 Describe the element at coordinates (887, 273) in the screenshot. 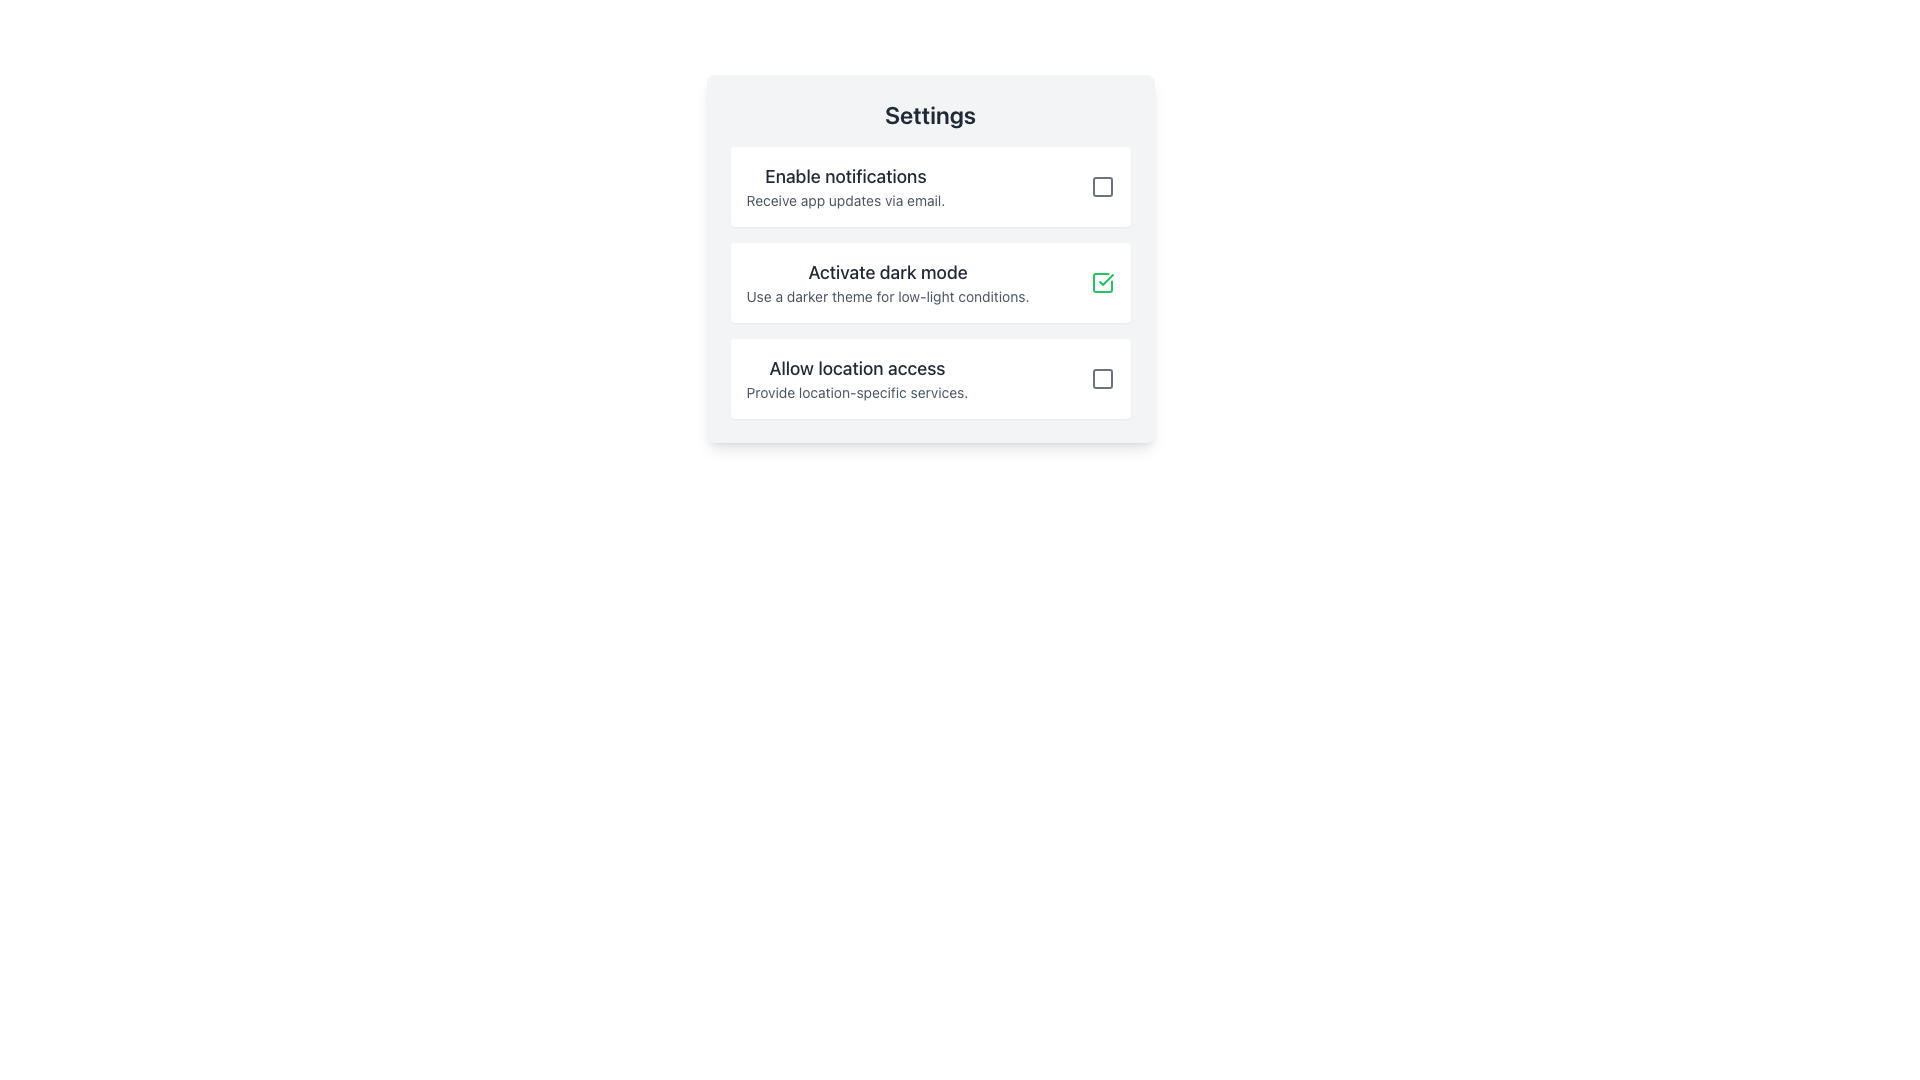

I see `the descriptive heading for dark mode functionality located under the 'Settings' main section, between 'Enable notifications' and 'Allow location access'` at that location.